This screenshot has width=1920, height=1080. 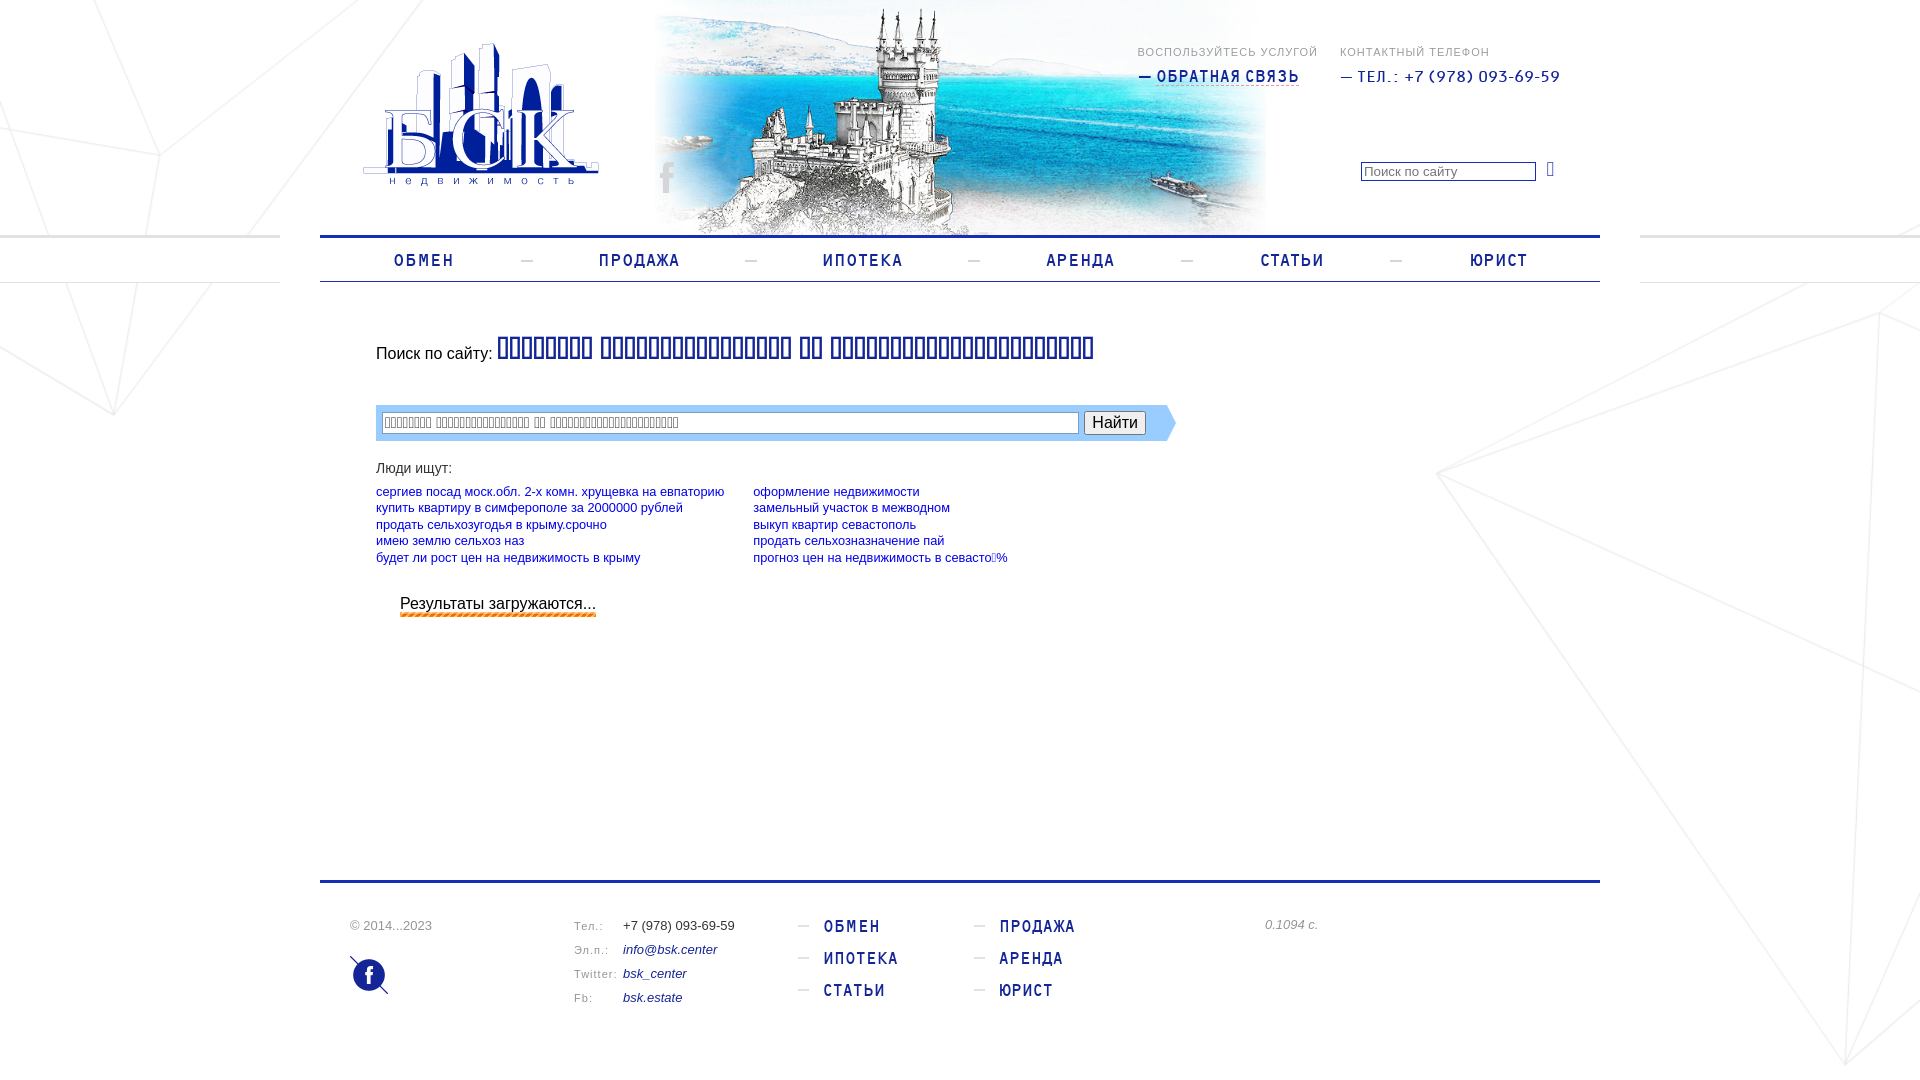 What do you see at coordinates (652, 997) in the screenshot?
I see `'bsk.estate'` at bounding box center [652, 997].